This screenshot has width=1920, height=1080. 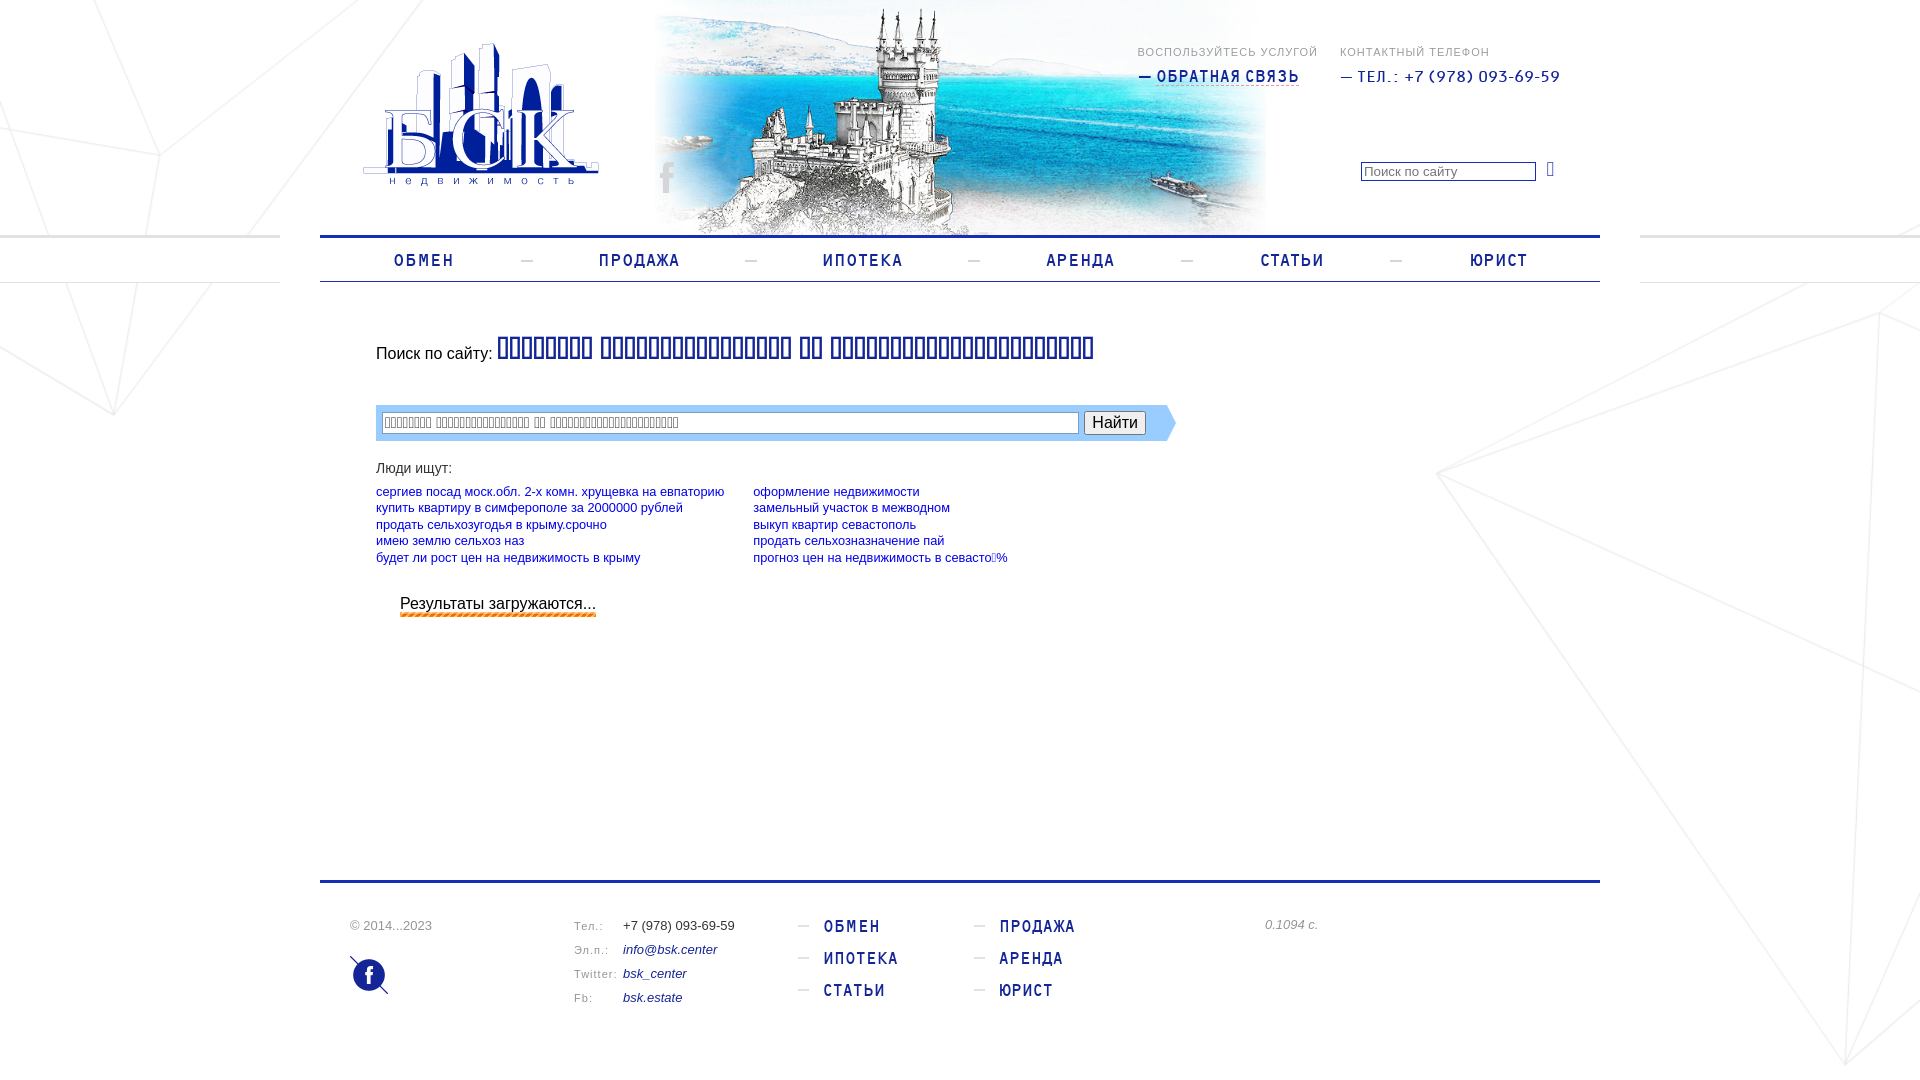 What do you see at coordinates (652, 997) in the screenshot?
I see `'bsk.estate'` at bounding box center [652, 997].